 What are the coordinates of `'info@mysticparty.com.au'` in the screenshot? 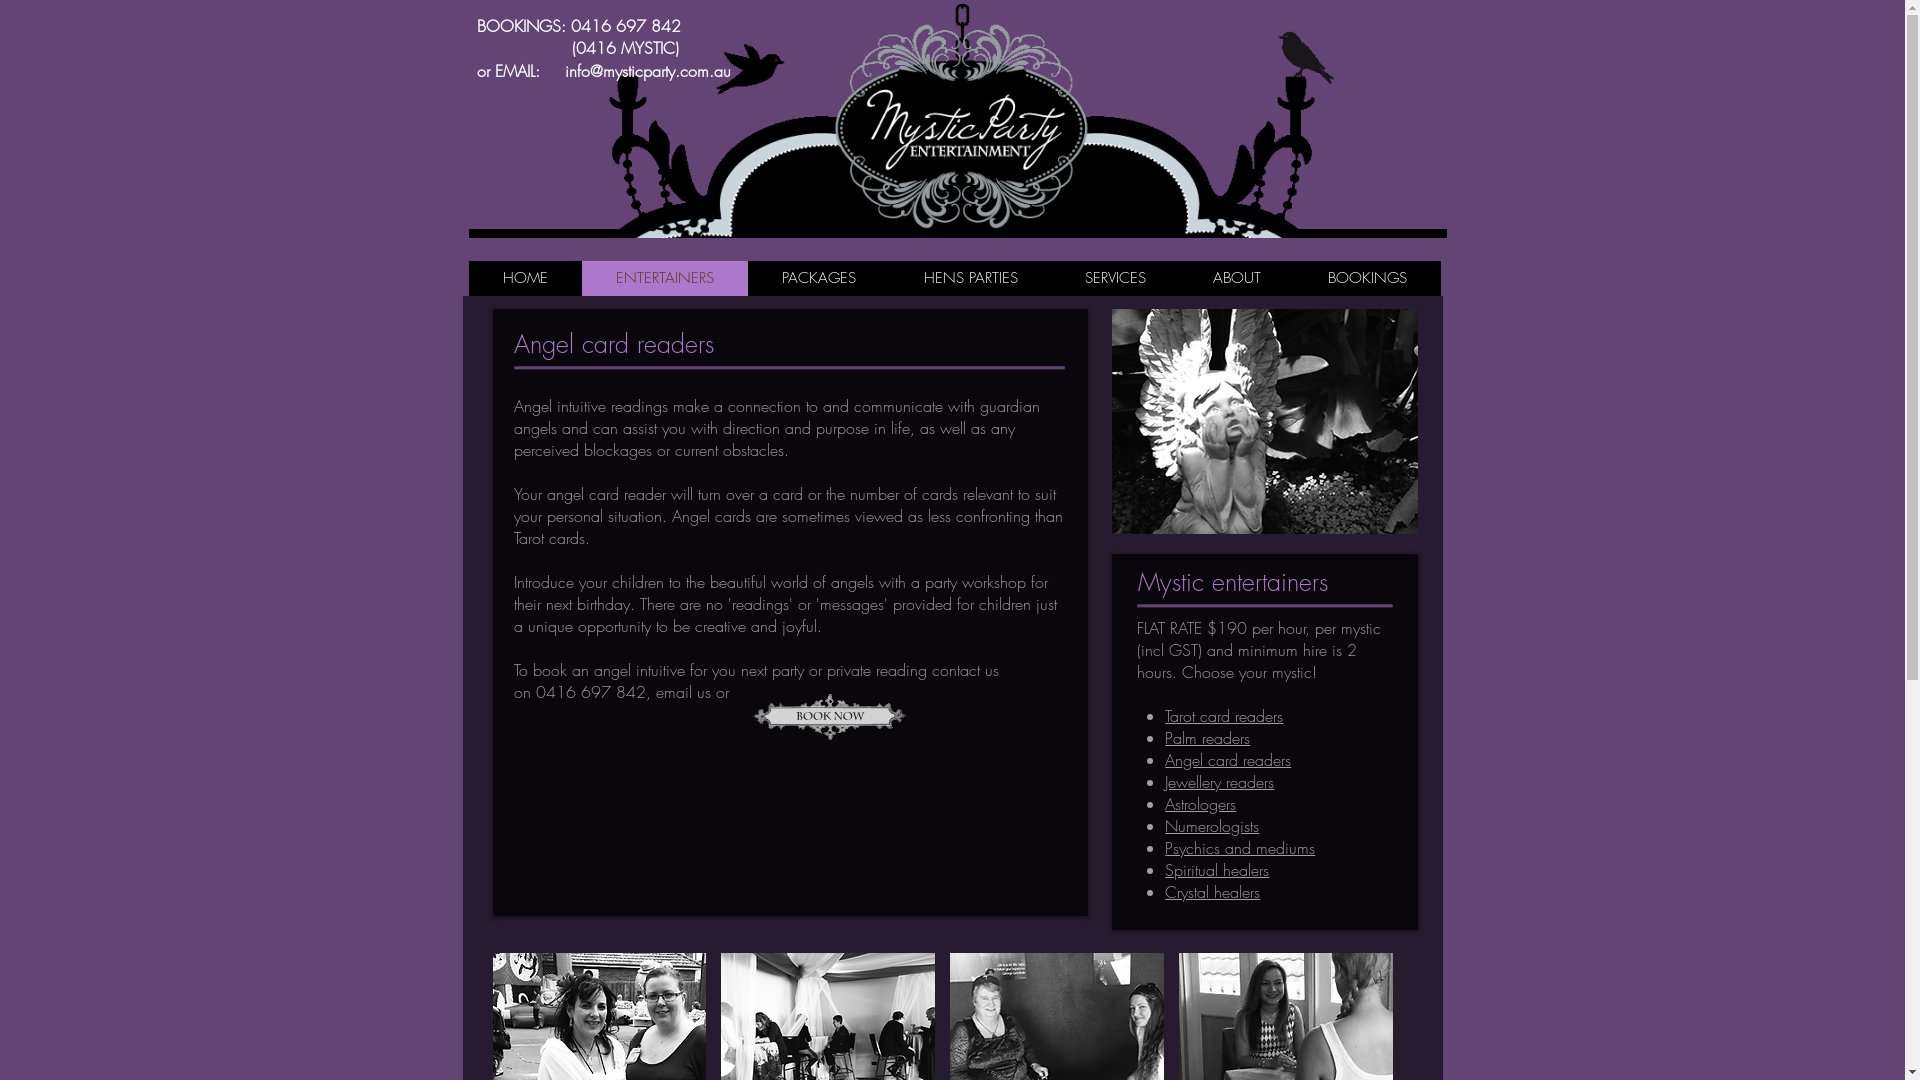 It's located at (563, 69).